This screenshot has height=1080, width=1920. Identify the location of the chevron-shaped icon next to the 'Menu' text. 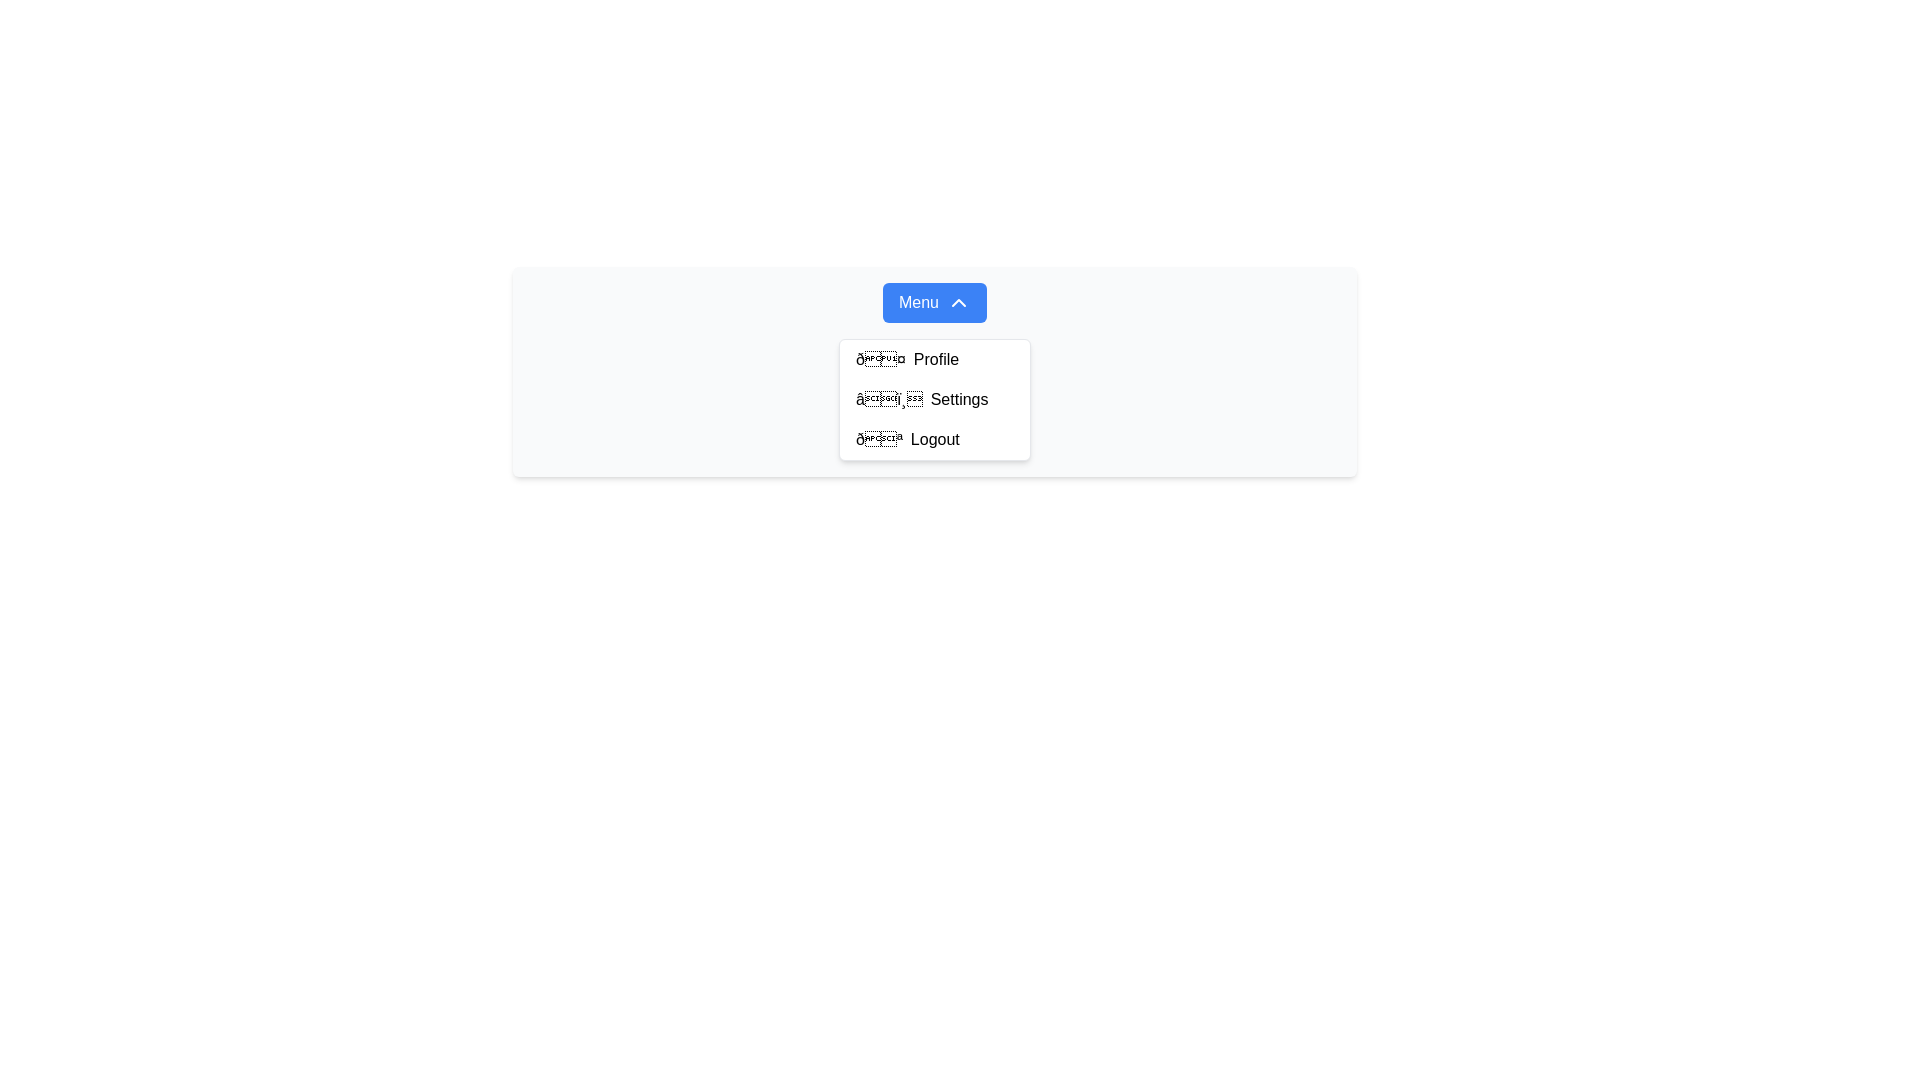
(958, 303).